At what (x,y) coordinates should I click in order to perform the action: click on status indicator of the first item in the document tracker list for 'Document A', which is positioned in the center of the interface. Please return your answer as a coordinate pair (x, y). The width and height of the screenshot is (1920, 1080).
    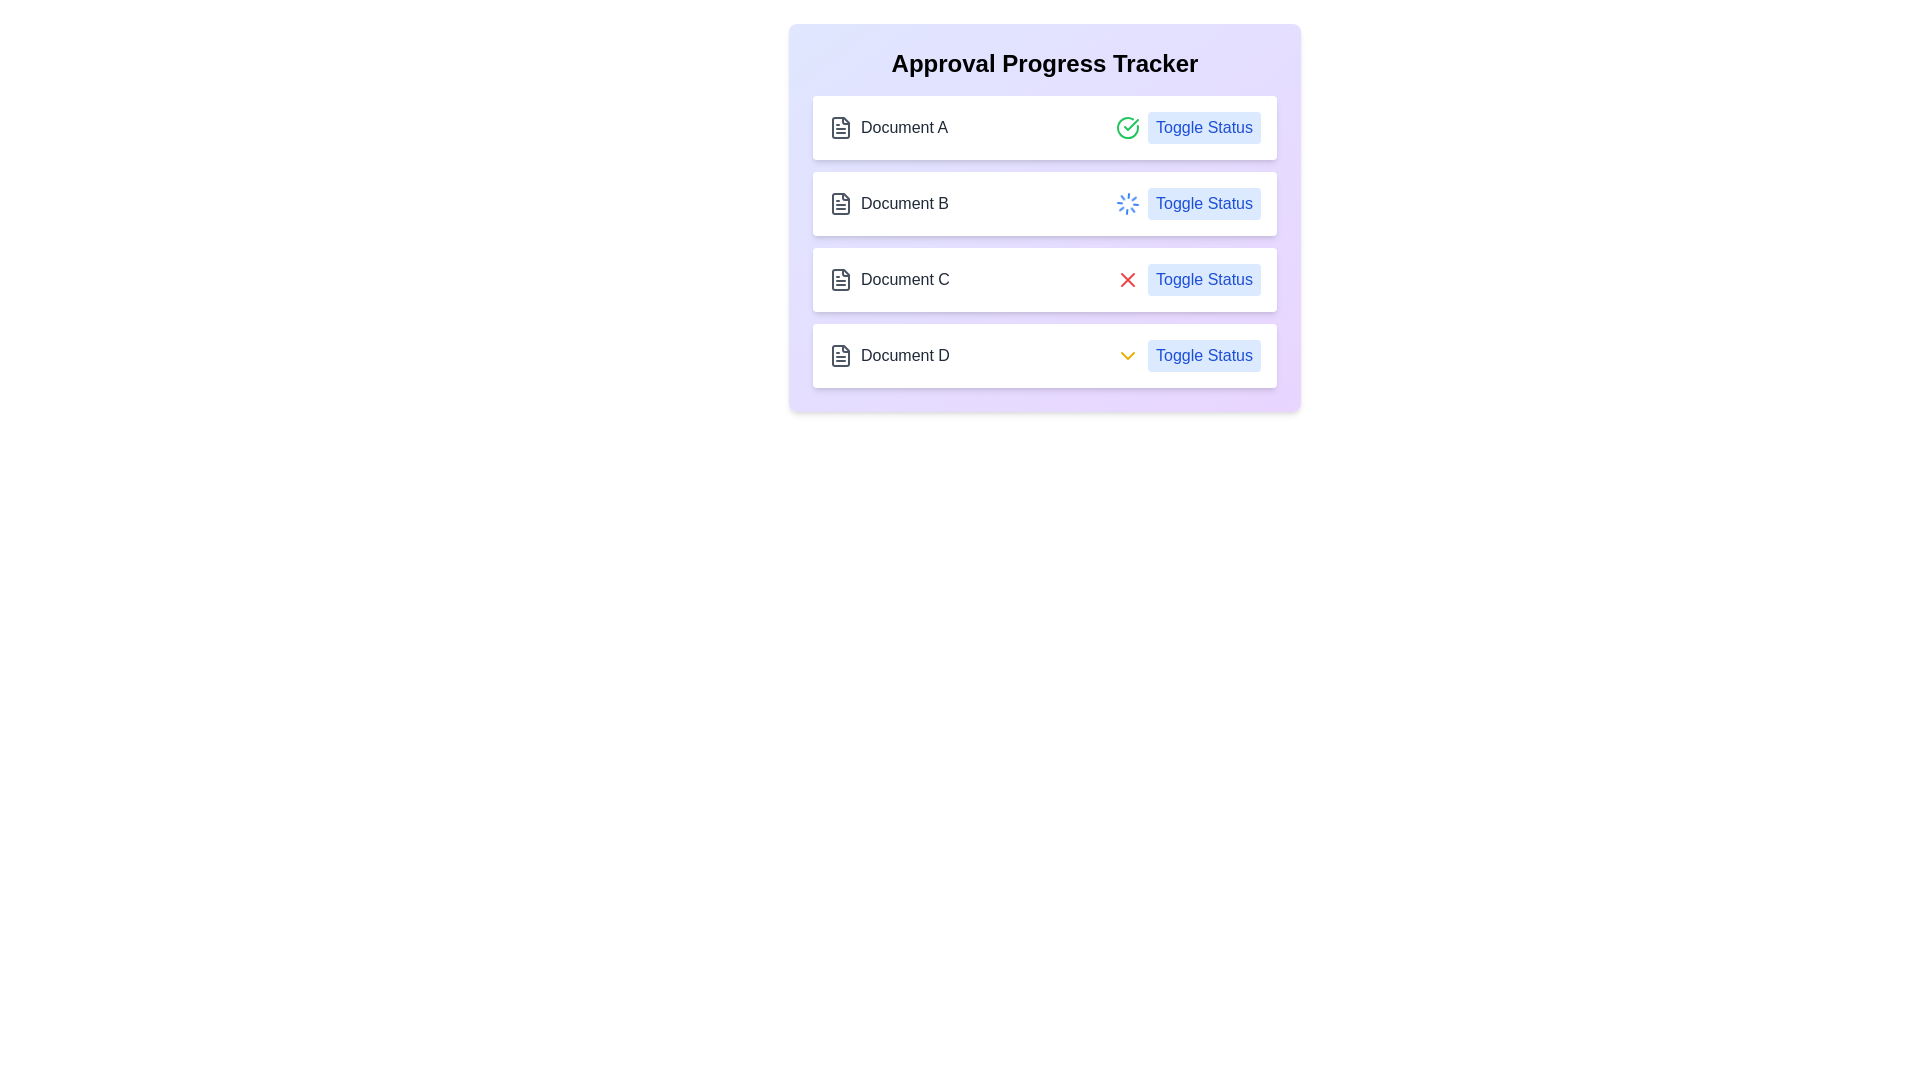
    Looking at the image, I should click on (1044, 127).